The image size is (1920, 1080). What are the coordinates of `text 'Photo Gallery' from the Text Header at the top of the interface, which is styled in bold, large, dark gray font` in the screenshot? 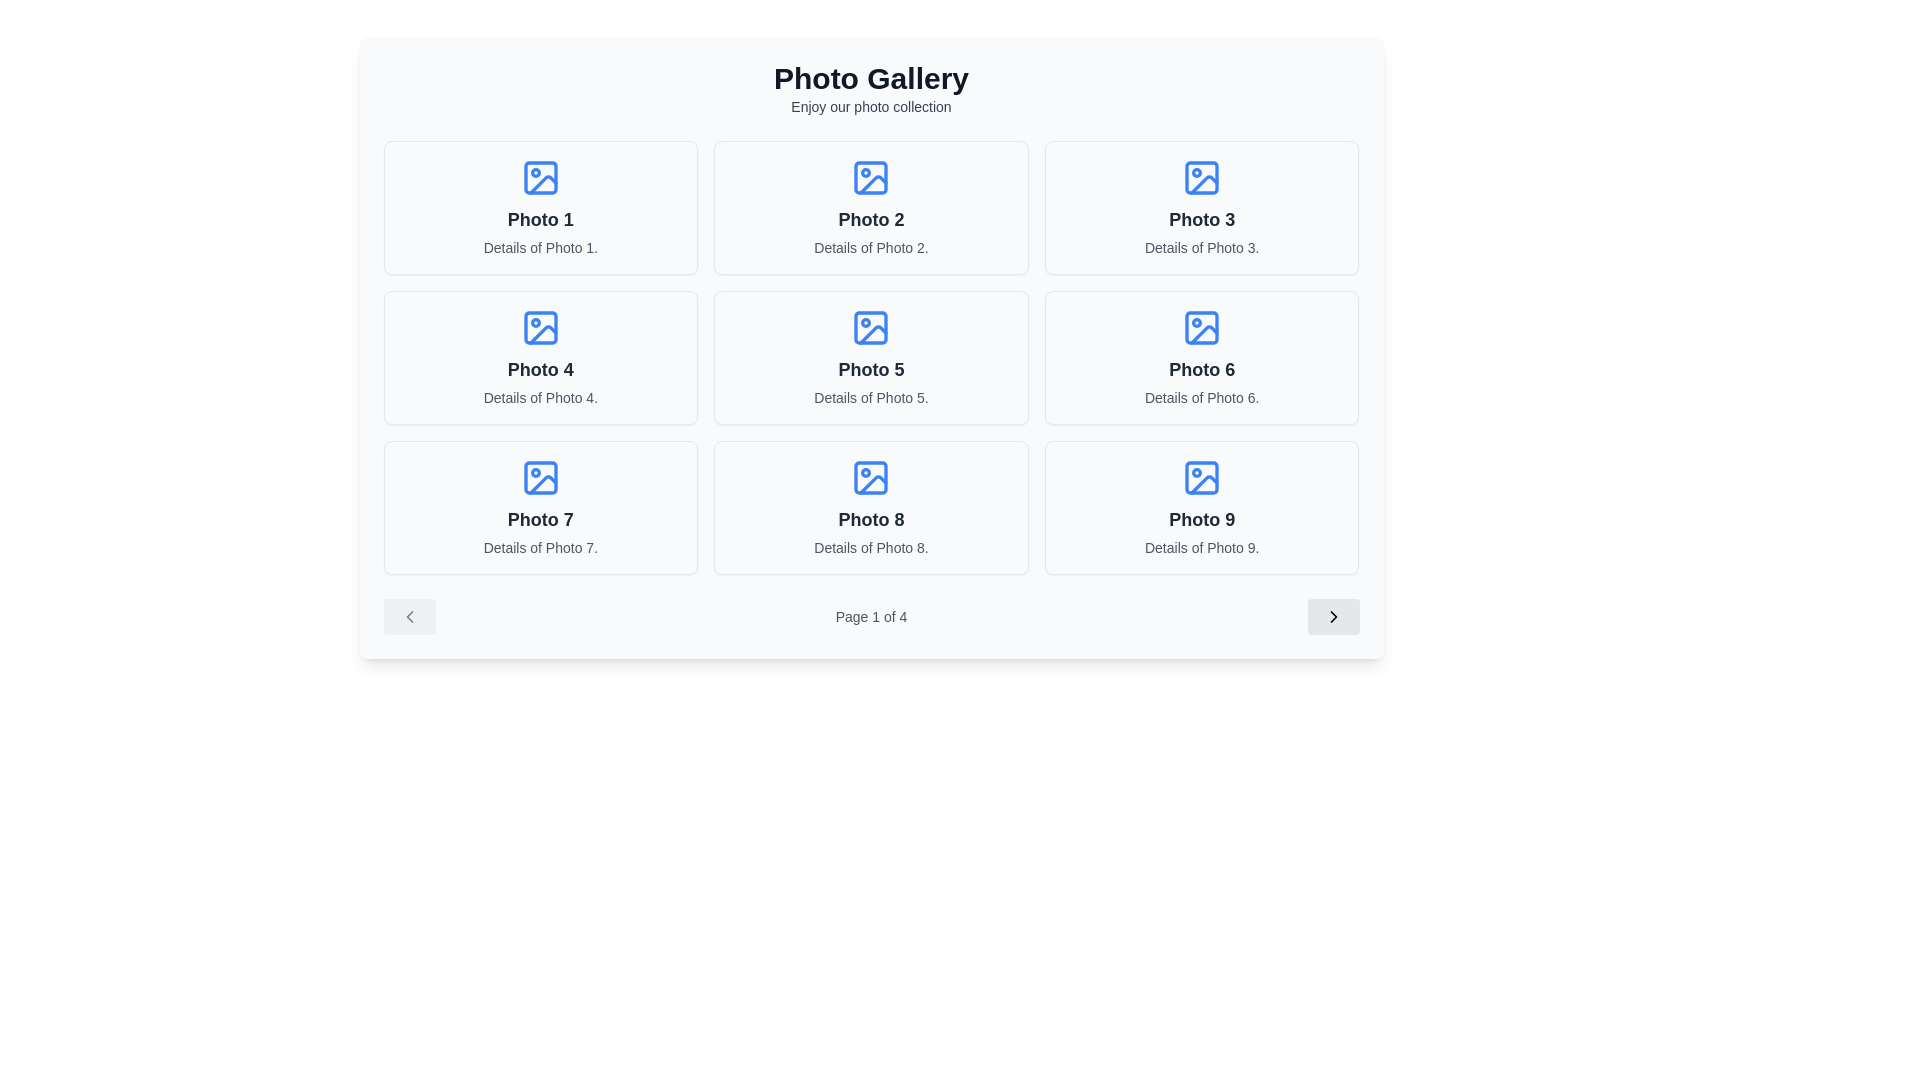 It's located at (871, 77).